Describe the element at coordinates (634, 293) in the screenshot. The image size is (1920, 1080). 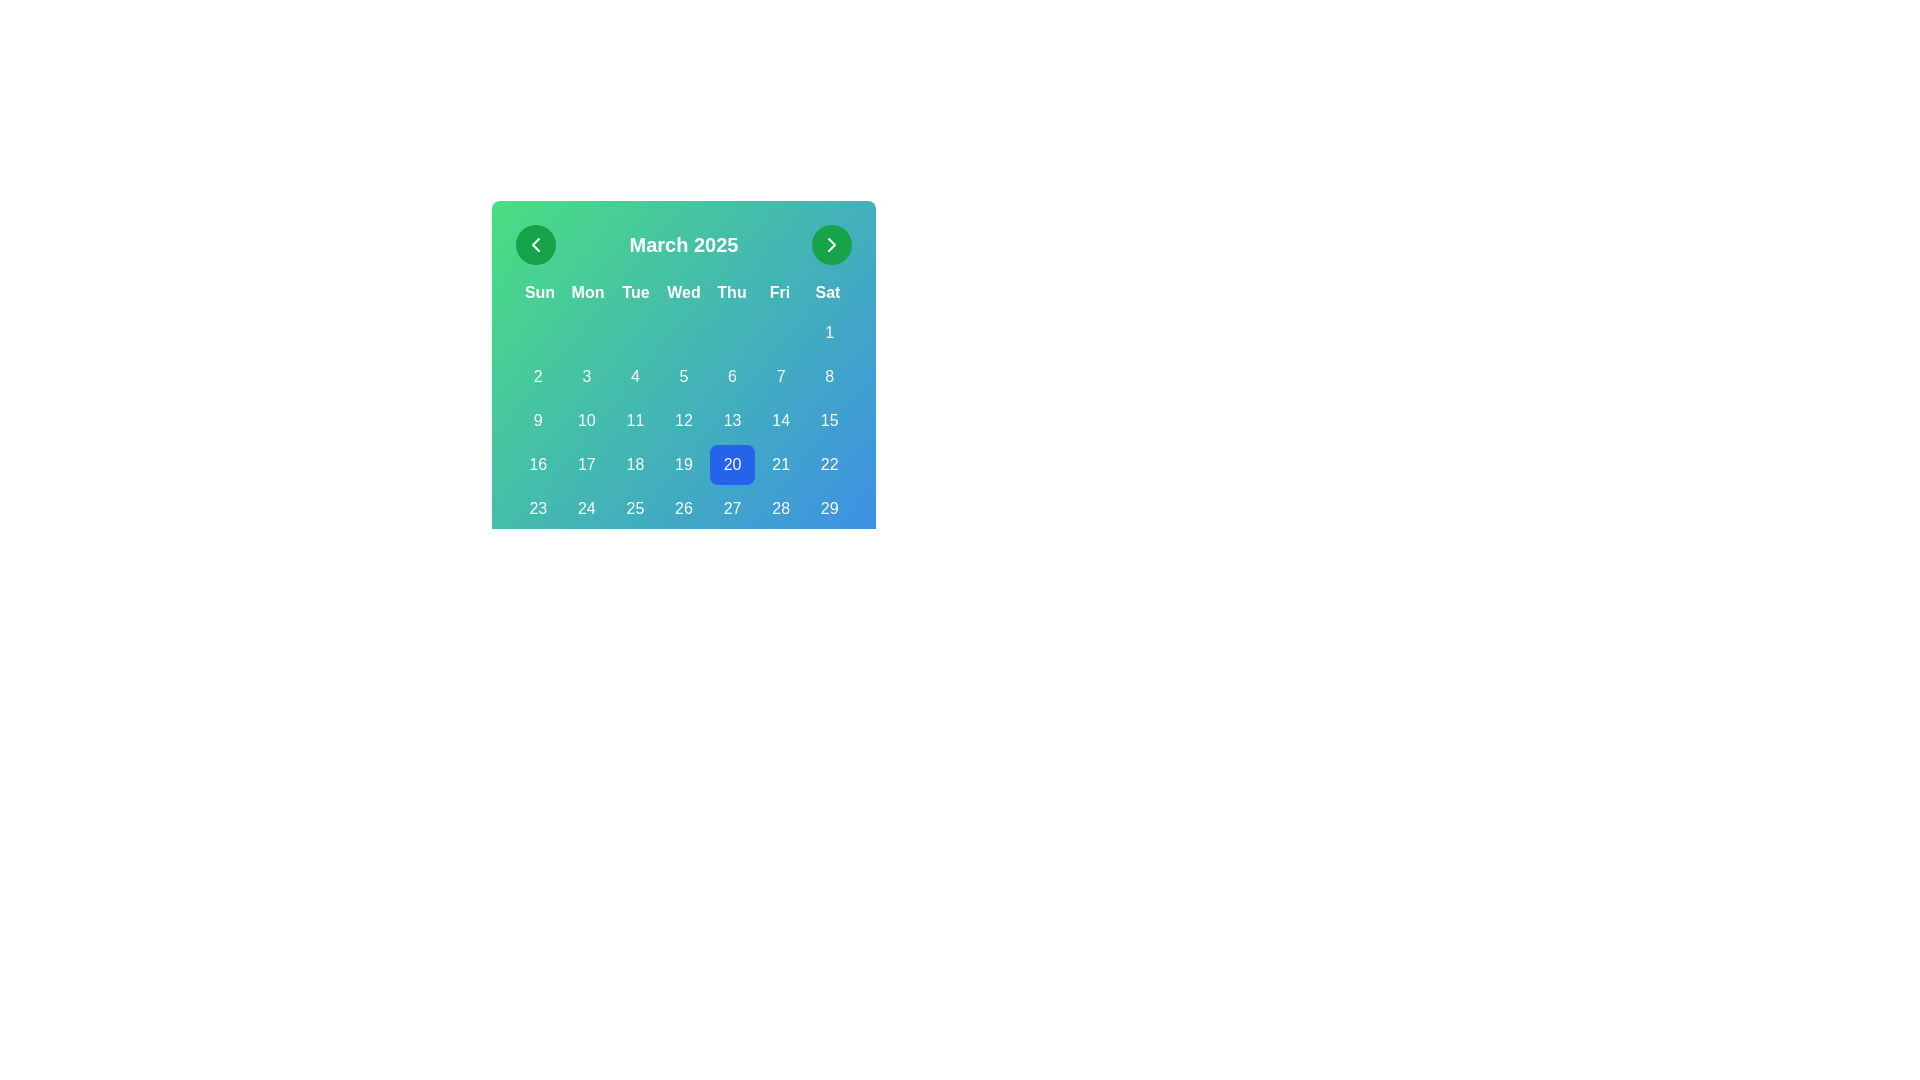
I see `the text label displaying 'Tue', which is styled with a bold font and has a white color against a green background, representing Tuesday in the calendar interface` at that location.